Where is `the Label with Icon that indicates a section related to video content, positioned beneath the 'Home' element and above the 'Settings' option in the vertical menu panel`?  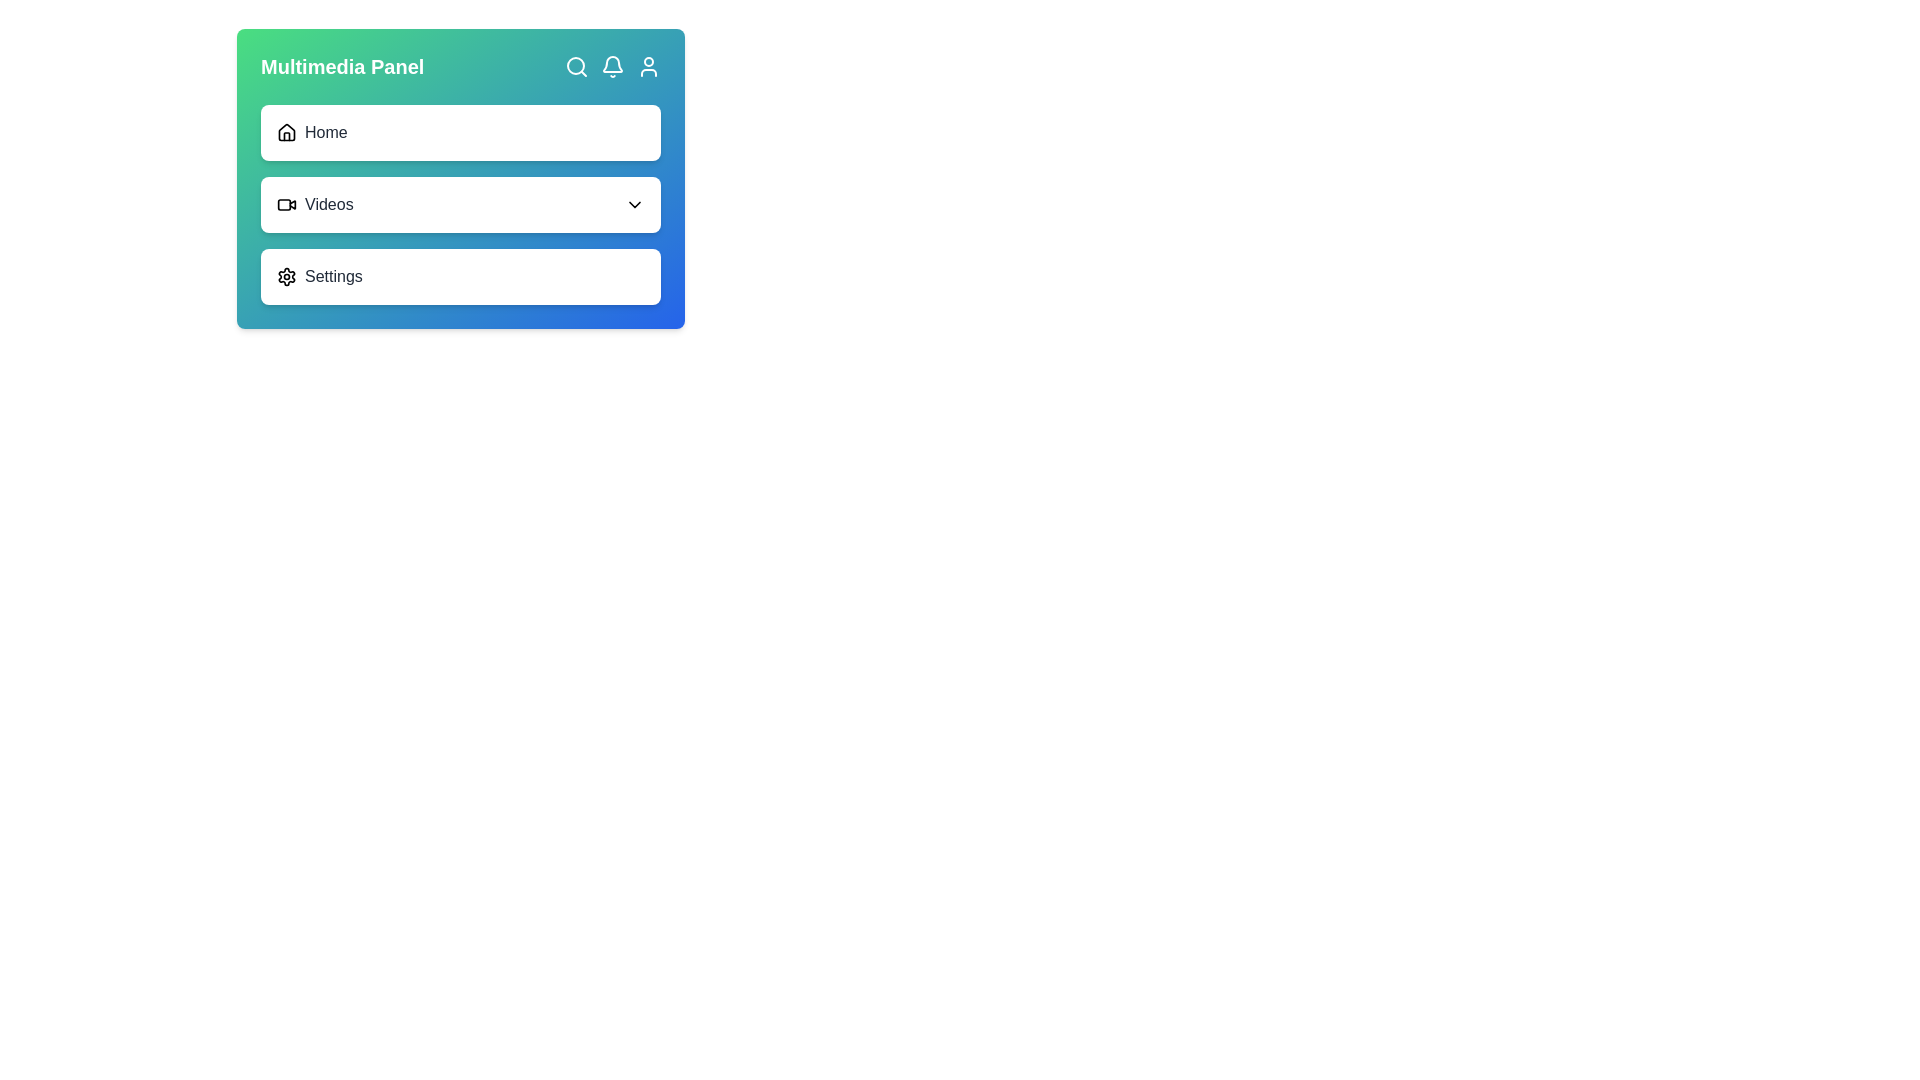 the Label with Icon that indicates a section related to video content, positioned beneath the 'Home' element and above the 'Settings' option in the vertical menu panel is located at coordinates (314, 204).